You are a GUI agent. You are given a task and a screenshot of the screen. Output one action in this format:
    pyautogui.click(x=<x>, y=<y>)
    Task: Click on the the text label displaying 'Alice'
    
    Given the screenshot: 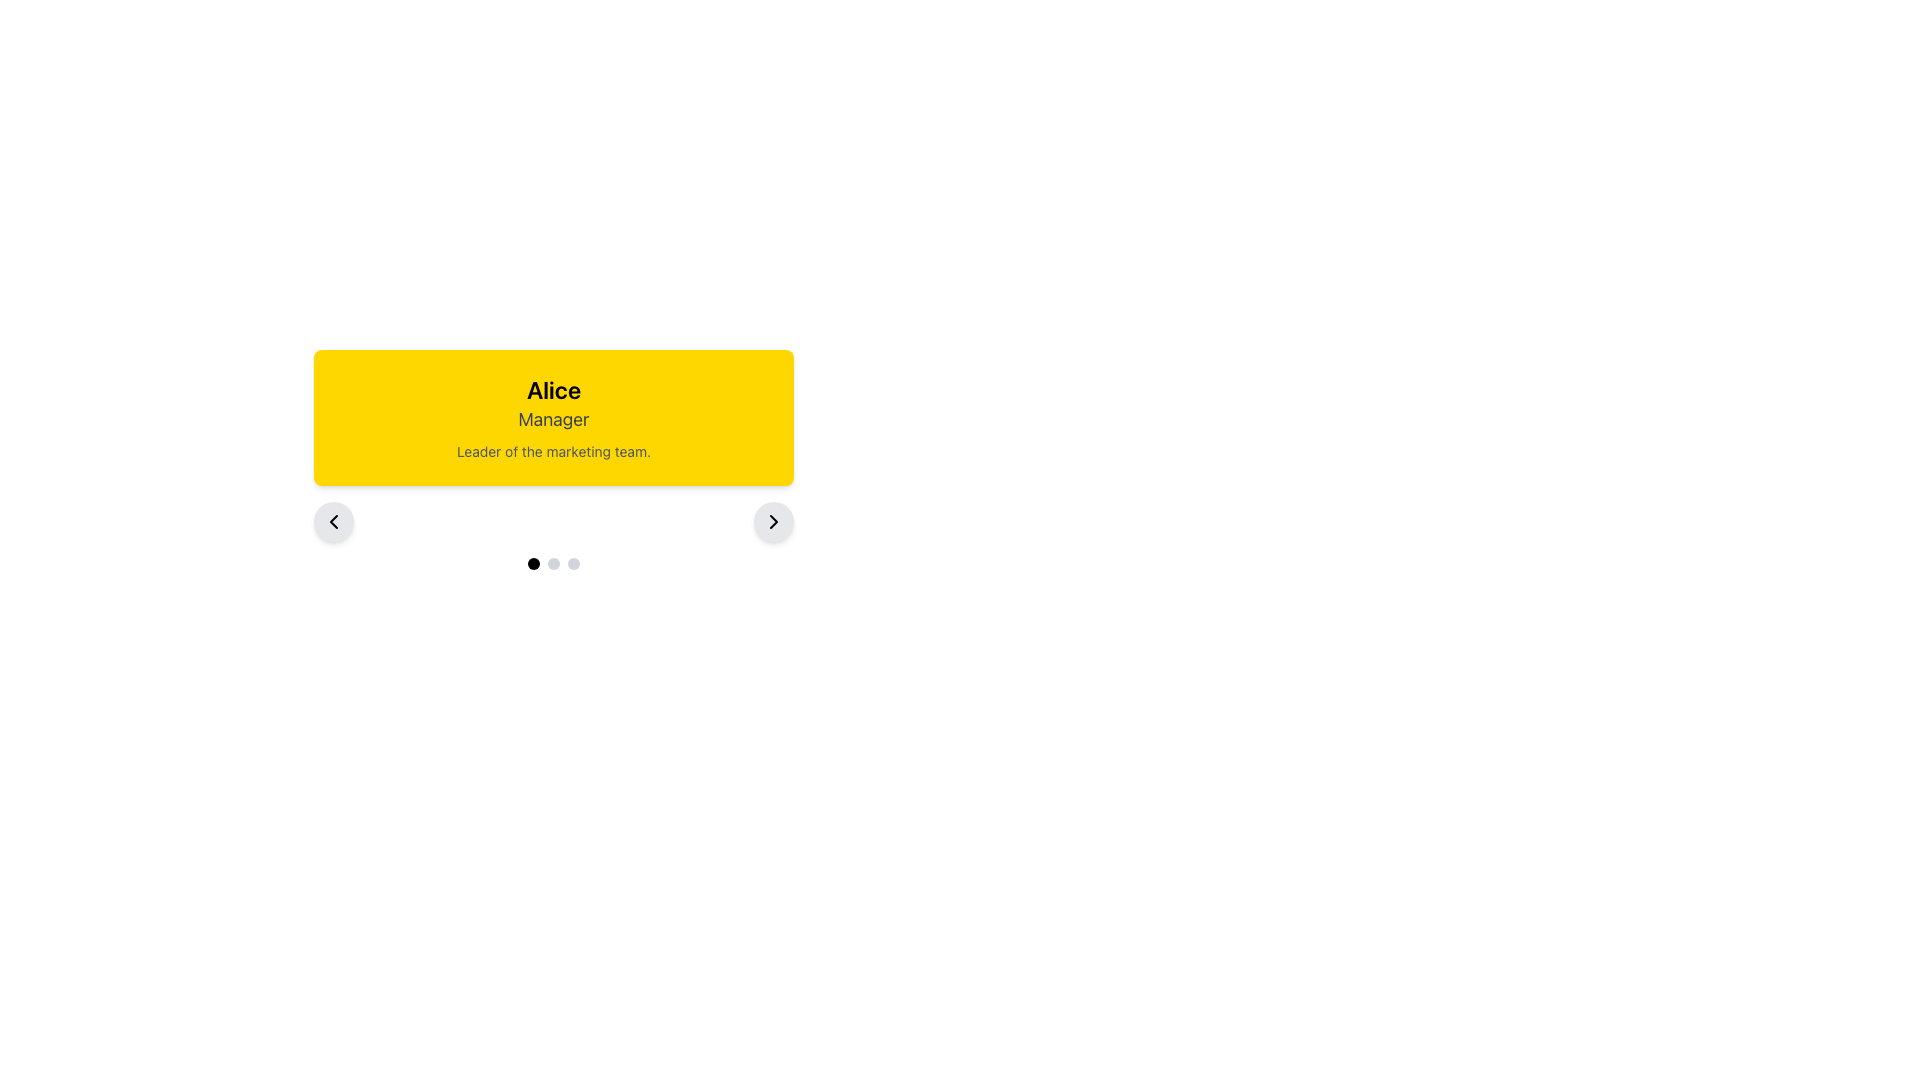 What is the action you would take?
    pyautogui.click(x=553, y=389)
    